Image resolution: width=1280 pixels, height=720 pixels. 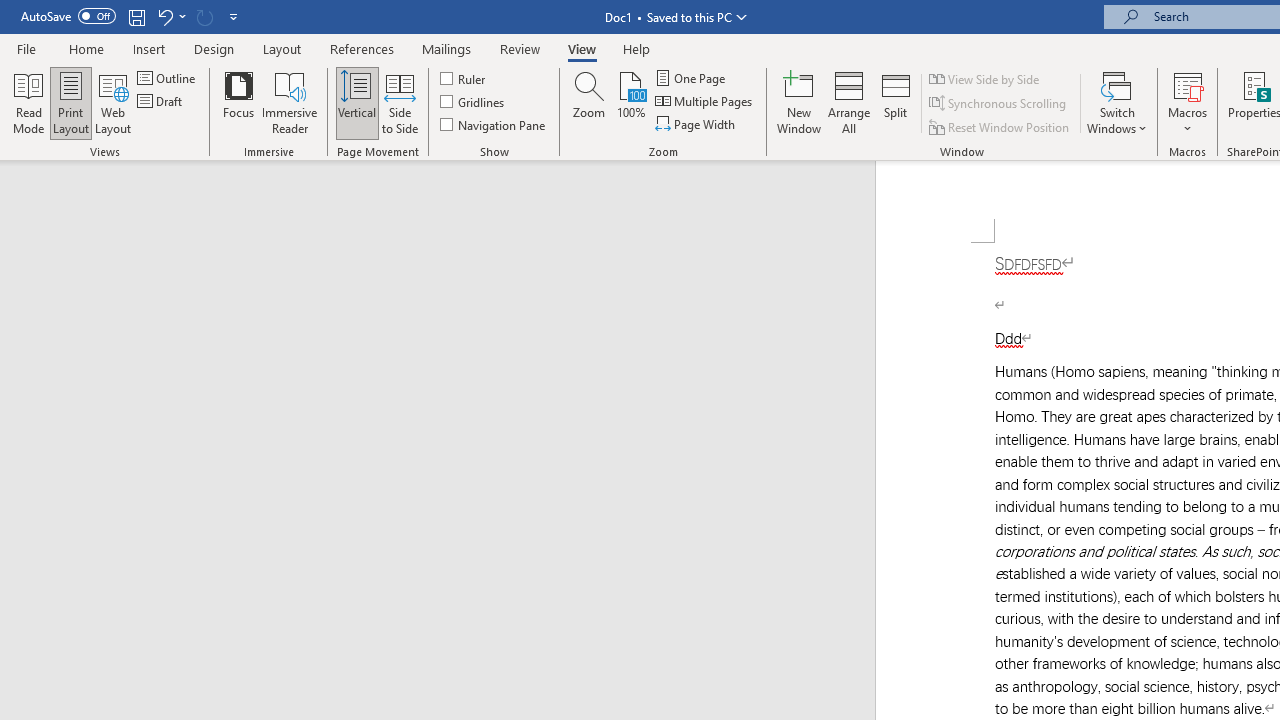 I want to click on 'Navigation Pane', so click(x=494, y=124).